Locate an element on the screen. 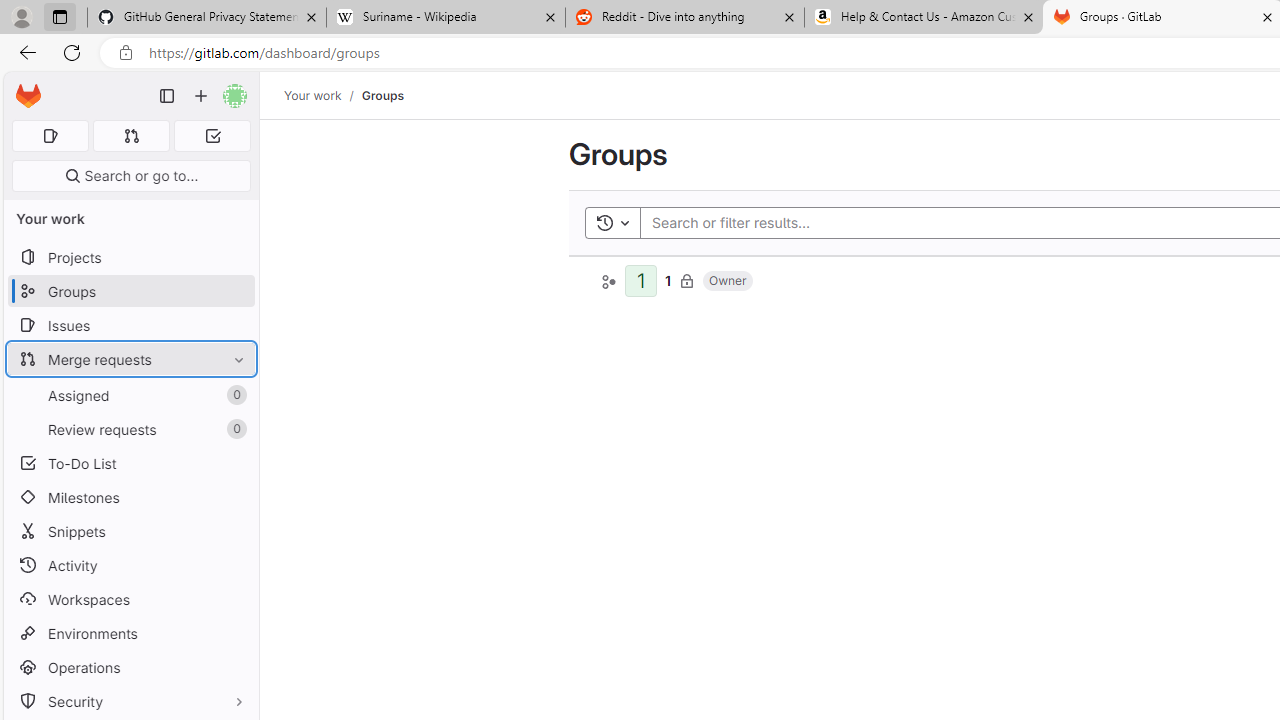 This screenshot has height=720, width=1280. 'Issues' is located at coordinates (130, 324).